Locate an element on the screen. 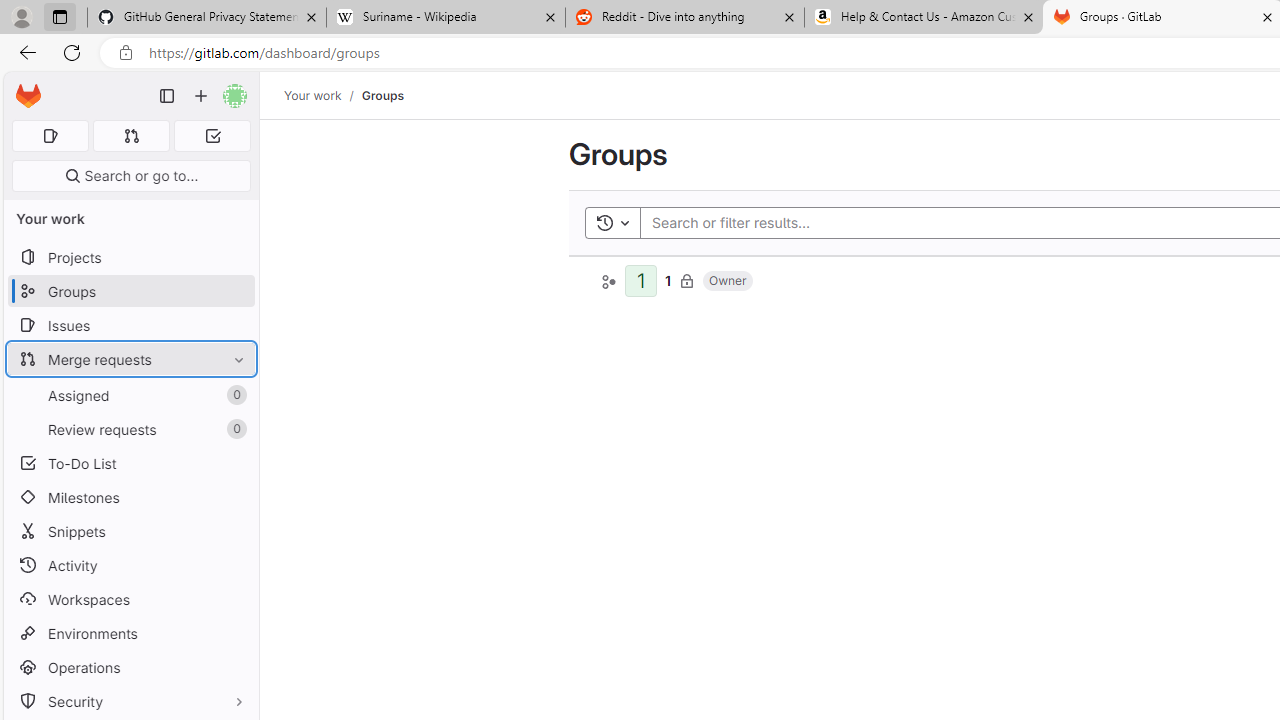 This screenshot has height=720, width=1280. 'Issues' is located at coordinates (130, 324).